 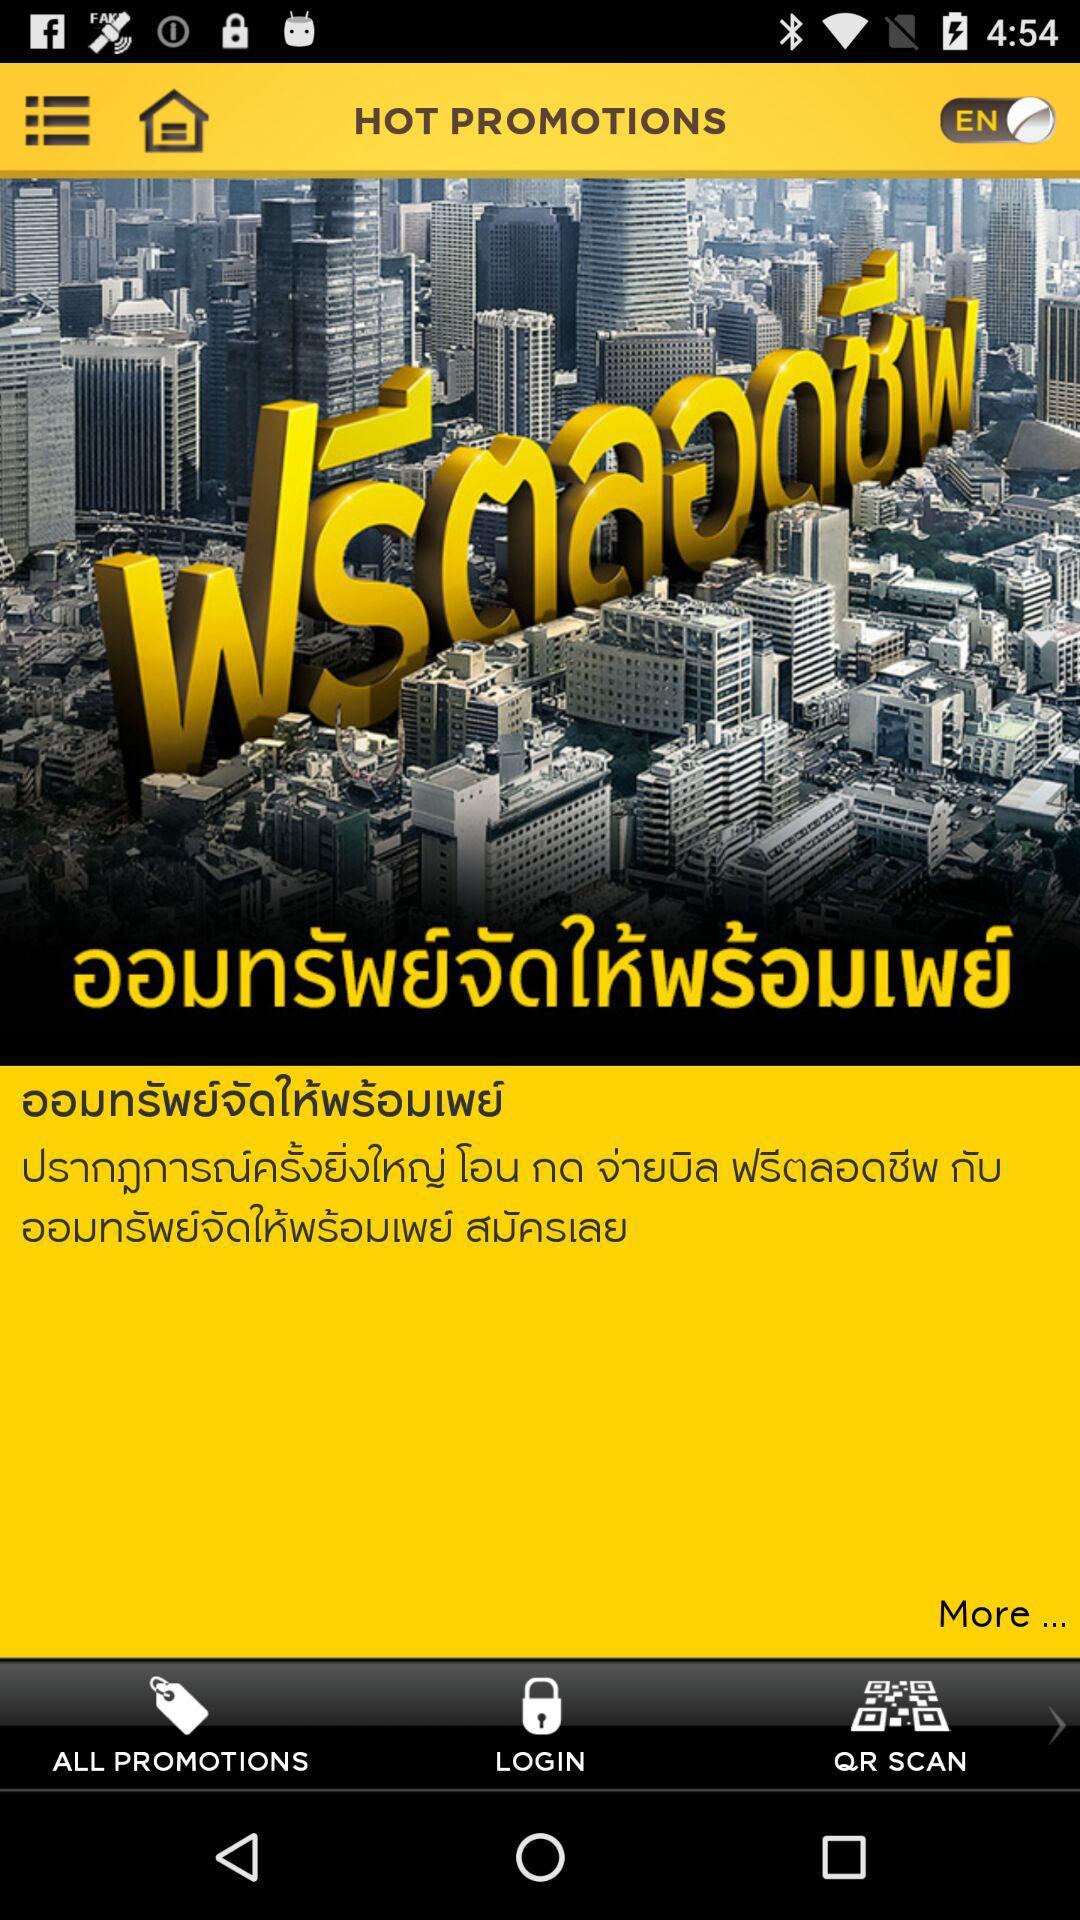 What do you see at coordinates (56, 119) in the screenshot?
I see `open main menu` at bounding box center [56, 119].